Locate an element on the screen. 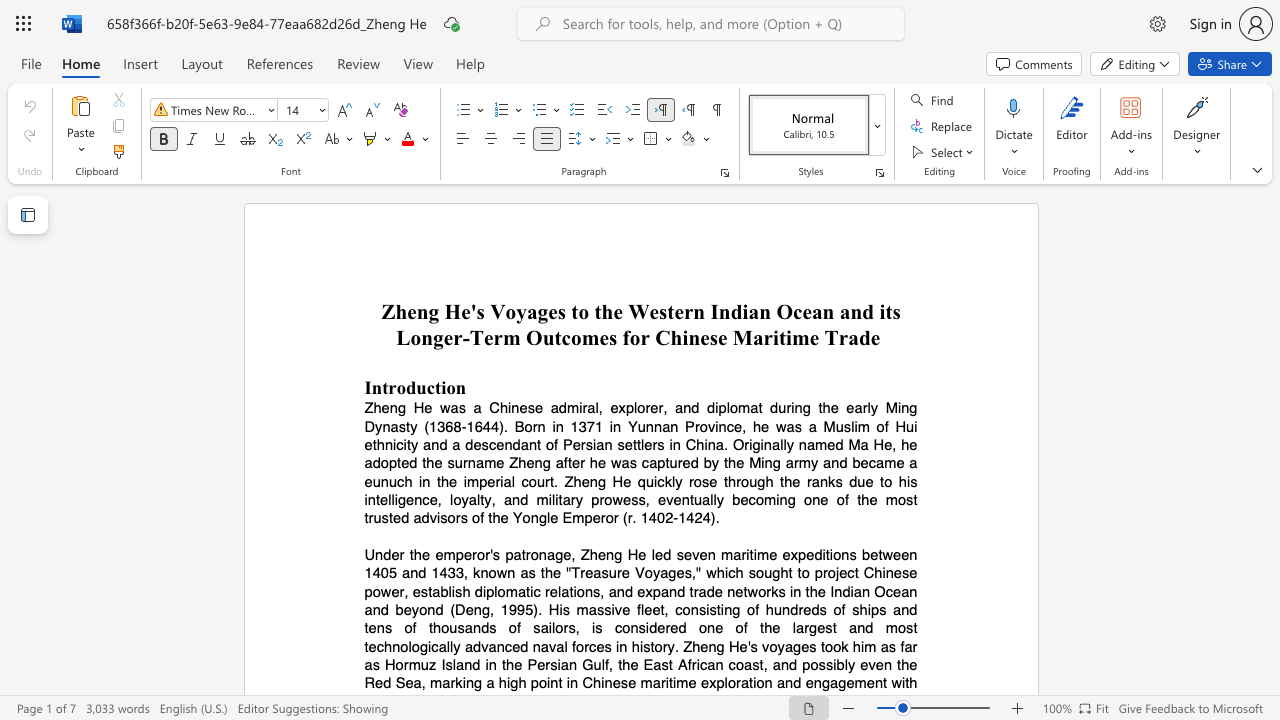 The width and height of the screenshot is (1280, 720). the space between the continuous character "p" and "o" in the text is located at coordinates (810, 665).